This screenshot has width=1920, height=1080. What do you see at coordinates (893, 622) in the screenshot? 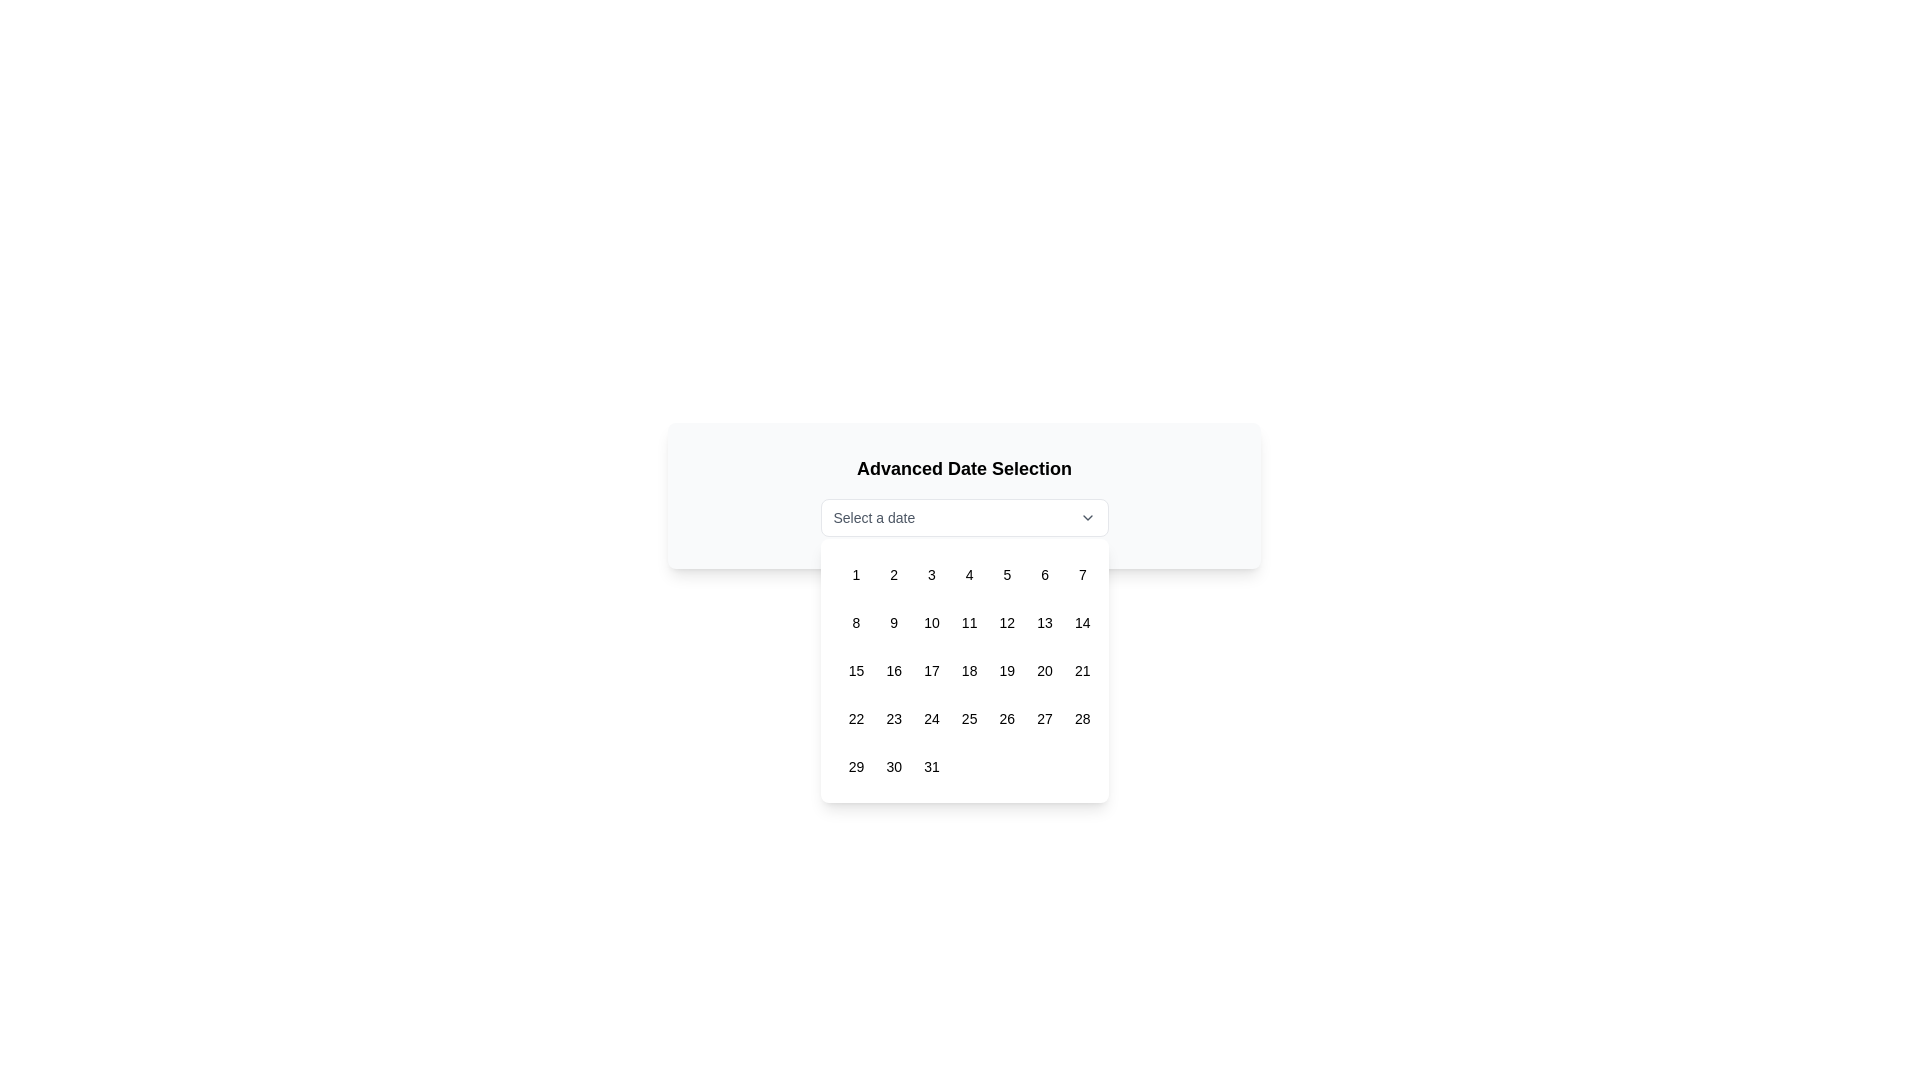
I see `the button for selecting the day '9' located in the second row of a 7-column grid layout, which is positioned below the 'Advanced Date Selection' header and the 'Select a date' dropdown input field` at bounding box center [893, 622].